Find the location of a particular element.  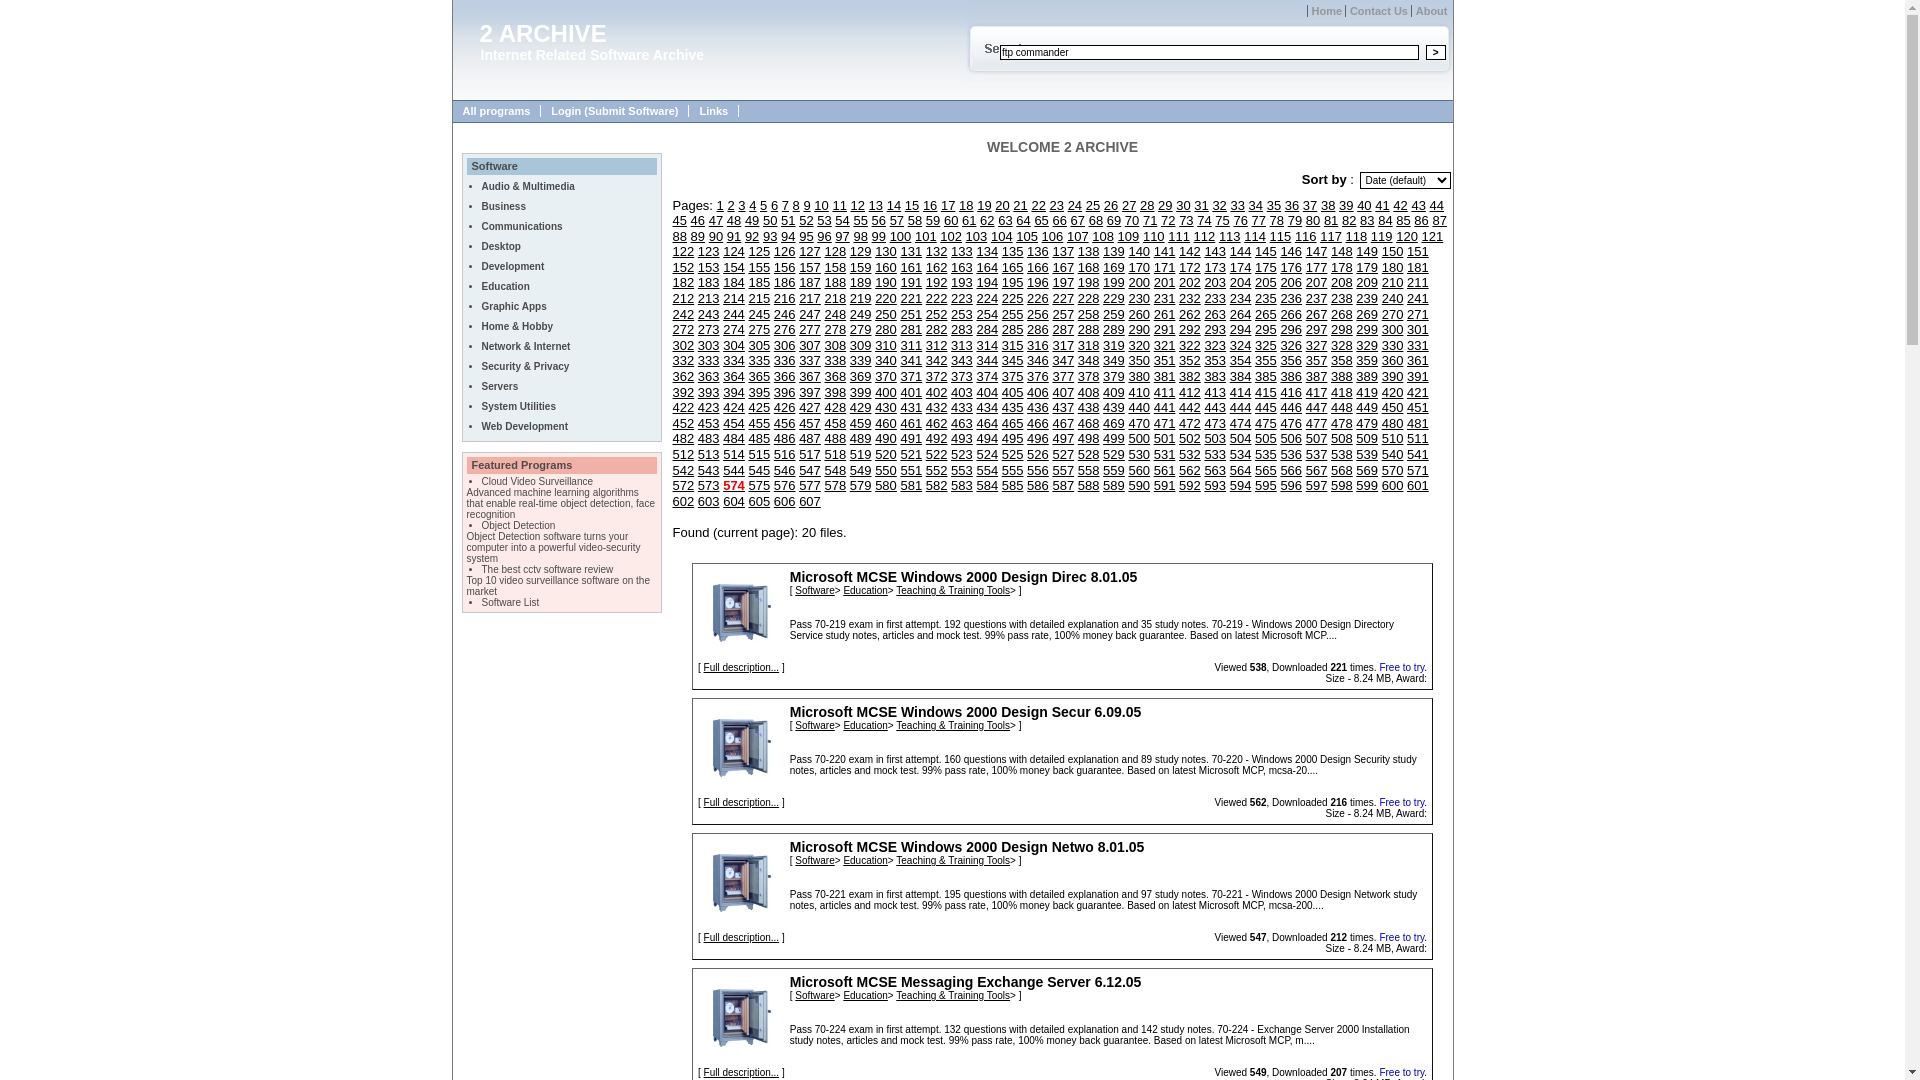

'317' is located at coordinates (1050, 344).